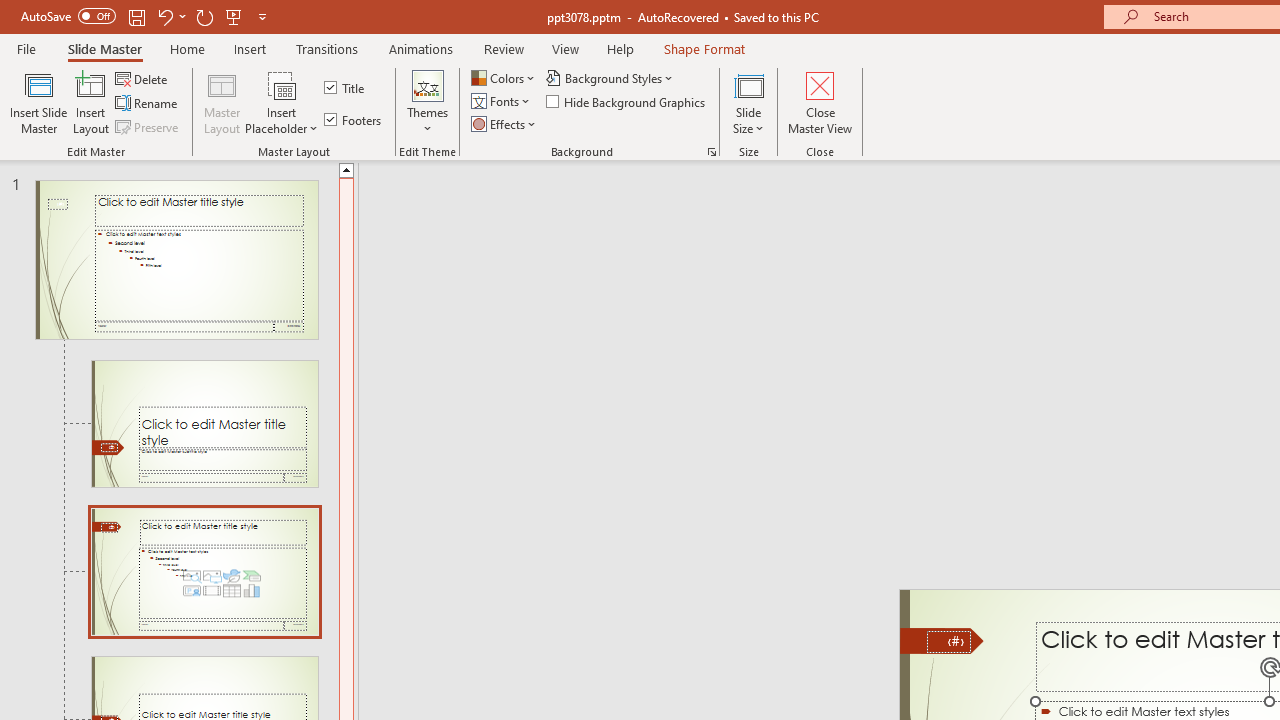 Image resolution: width=1280 pixels, height=720 pixels. Describe the element at coordinates (346, 86) in the screenshot. I see `'Title'` at that location.